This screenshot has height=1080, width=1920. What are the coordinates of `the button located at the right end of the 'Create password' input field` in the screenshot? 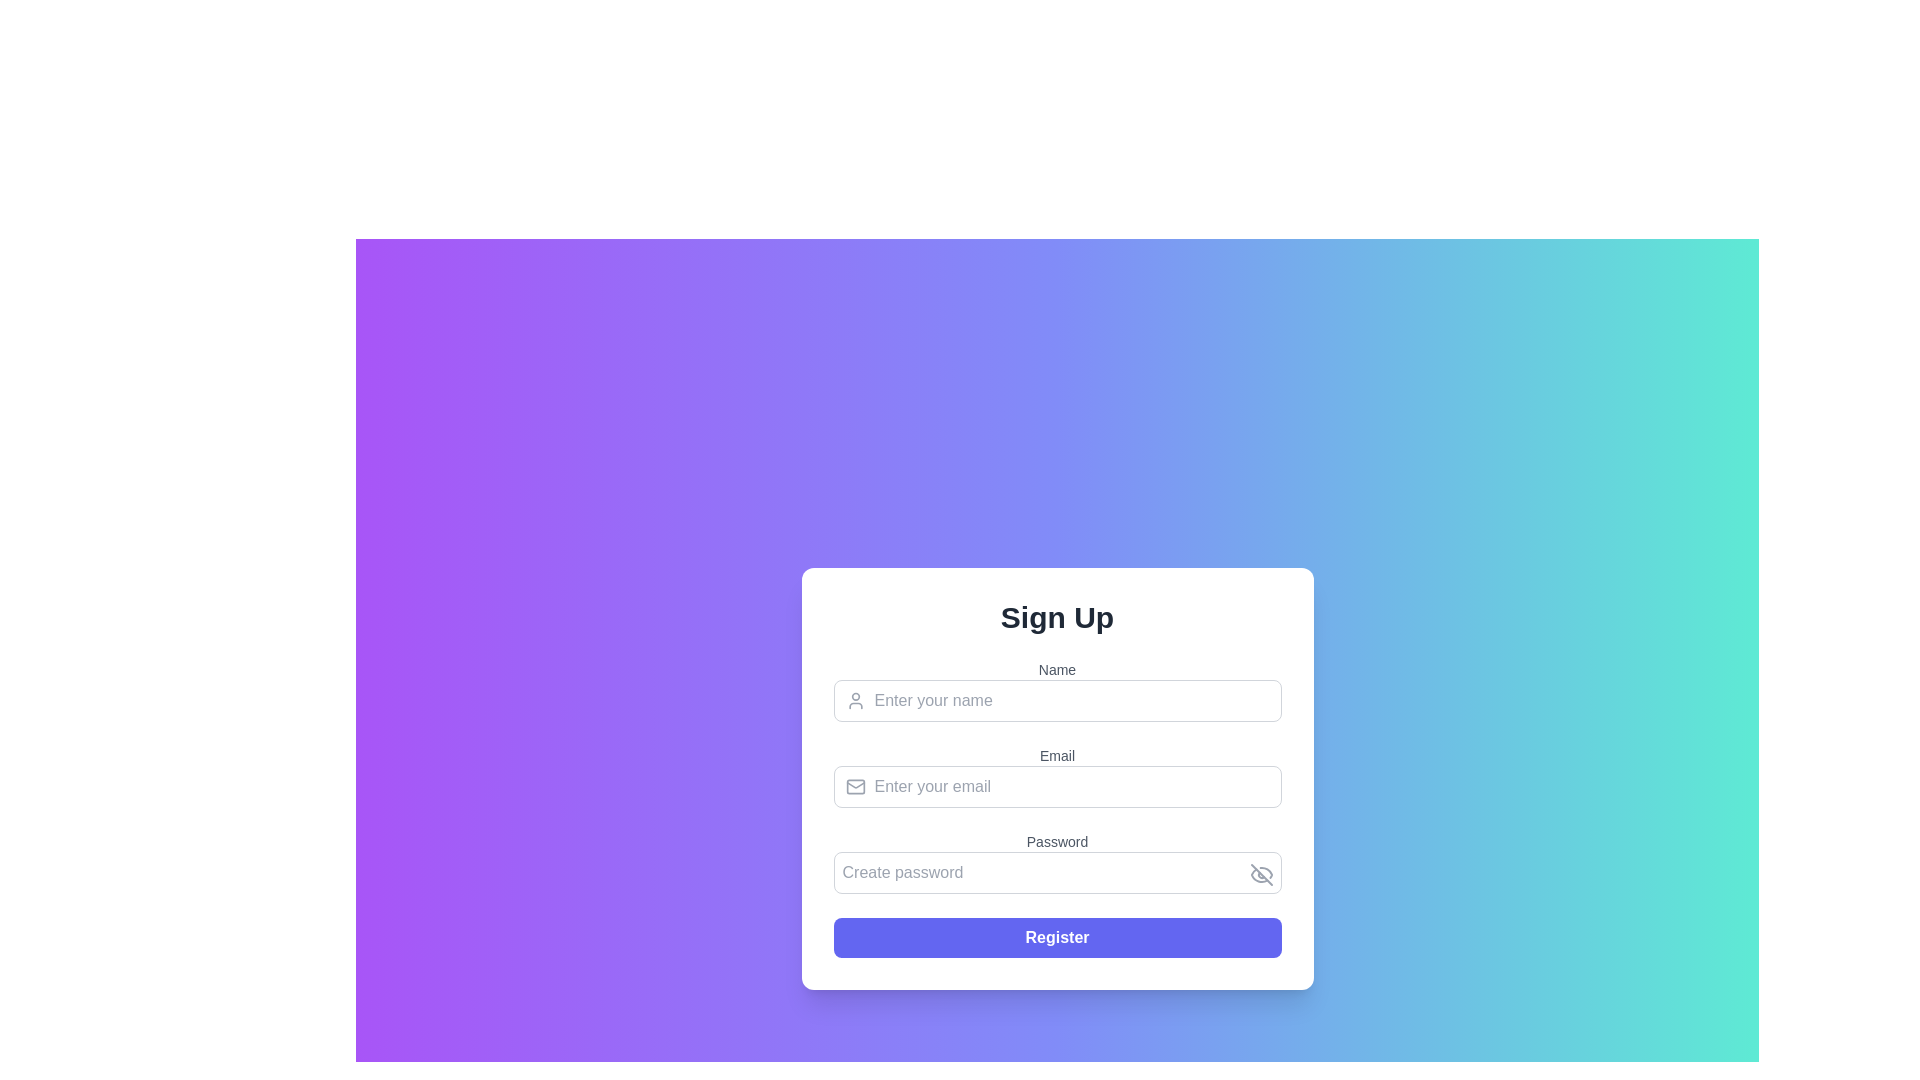 It's located at (1258, 871).